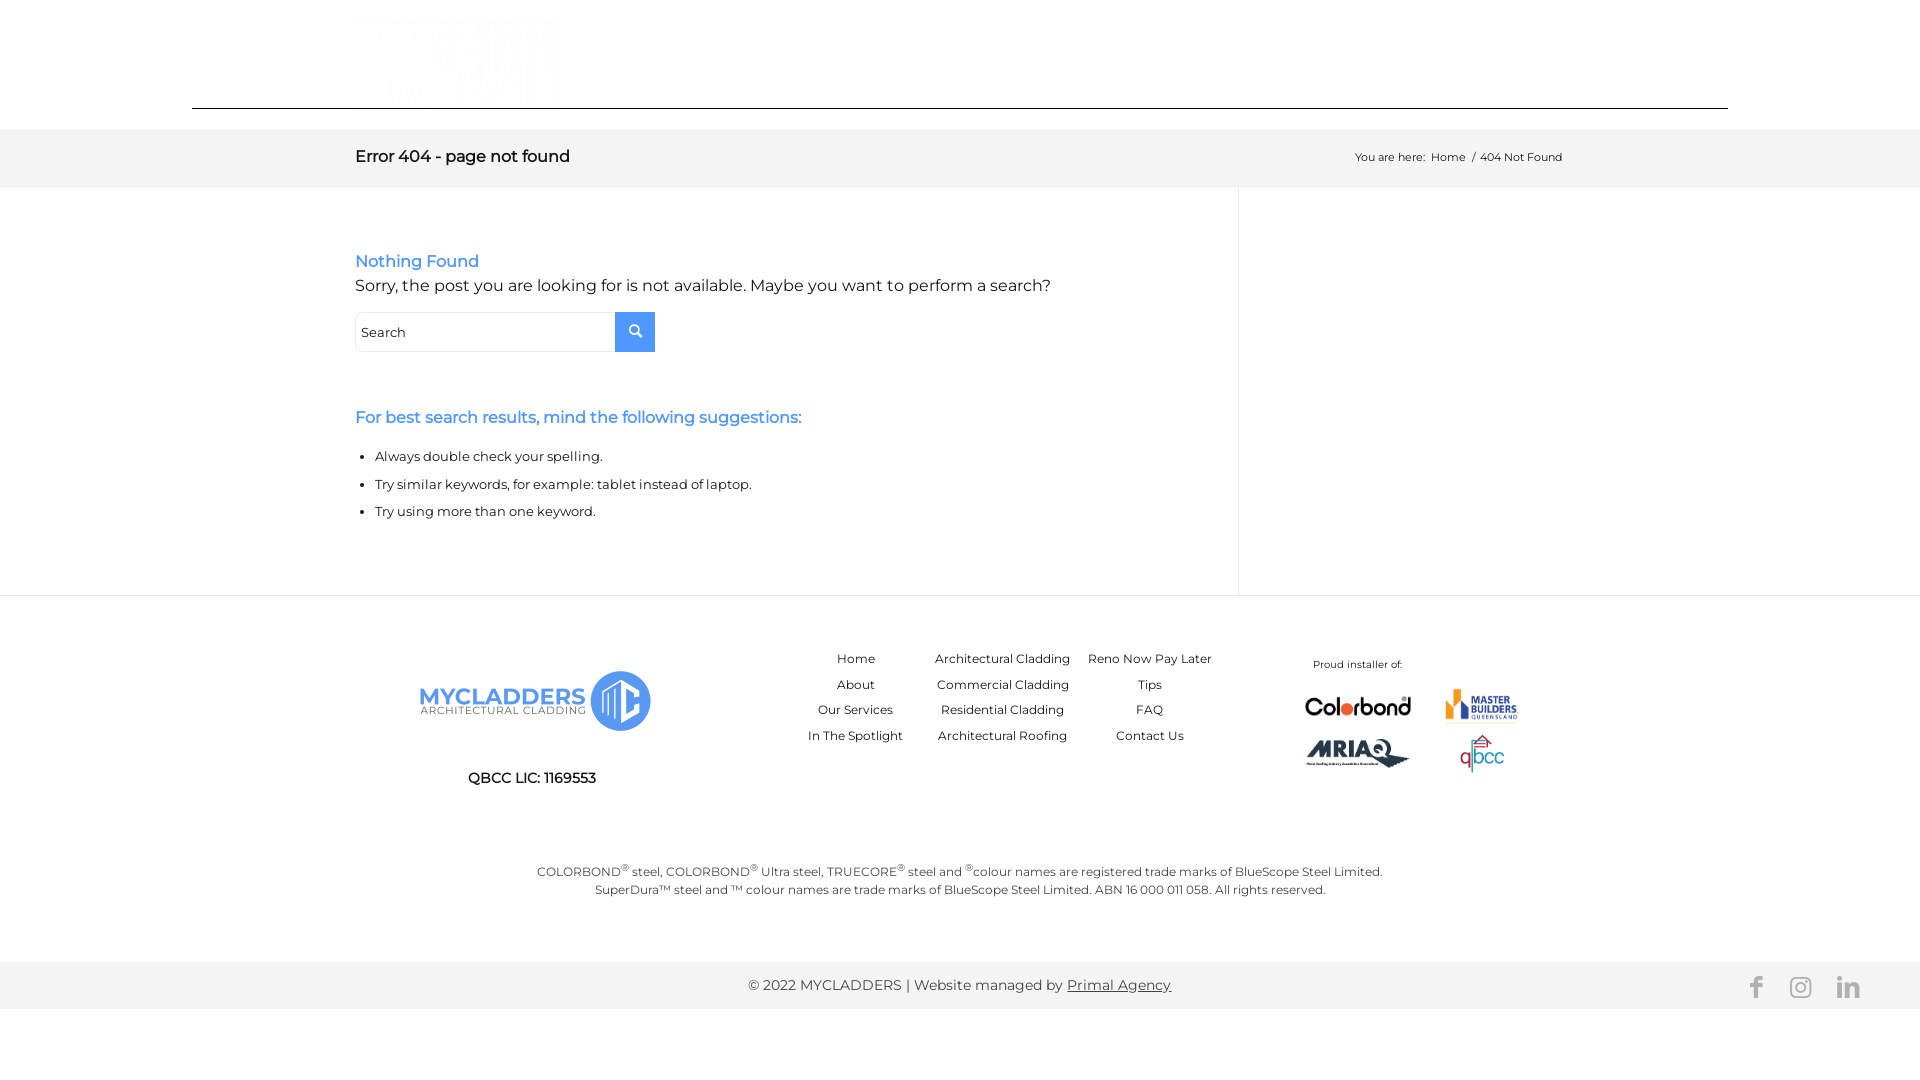  Describe the element at coordinates (1002, 658) in the screenshot. I see `'Architectural Cladding'` at that location.